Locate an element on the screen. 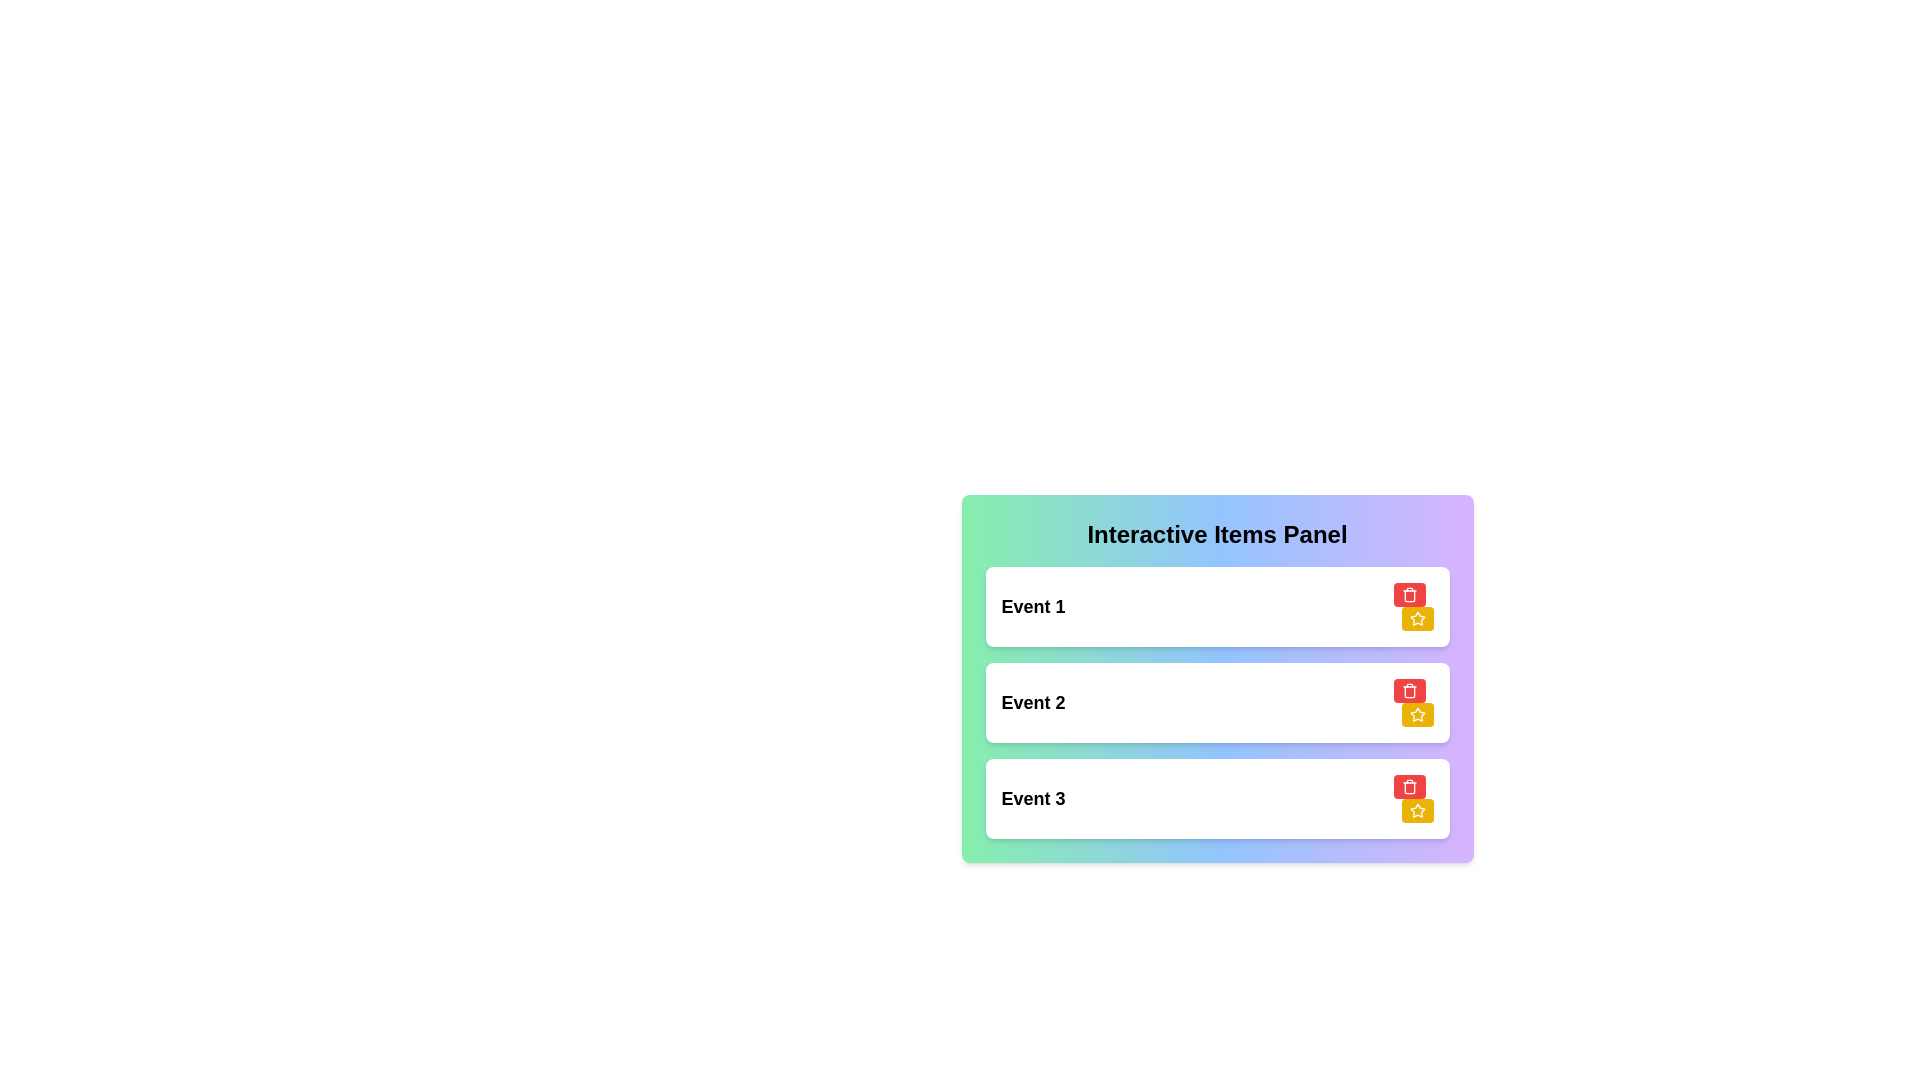  the yellow star-shaped icon in the 'Interactive Items Panel' is located at coordinates (1416, 713).